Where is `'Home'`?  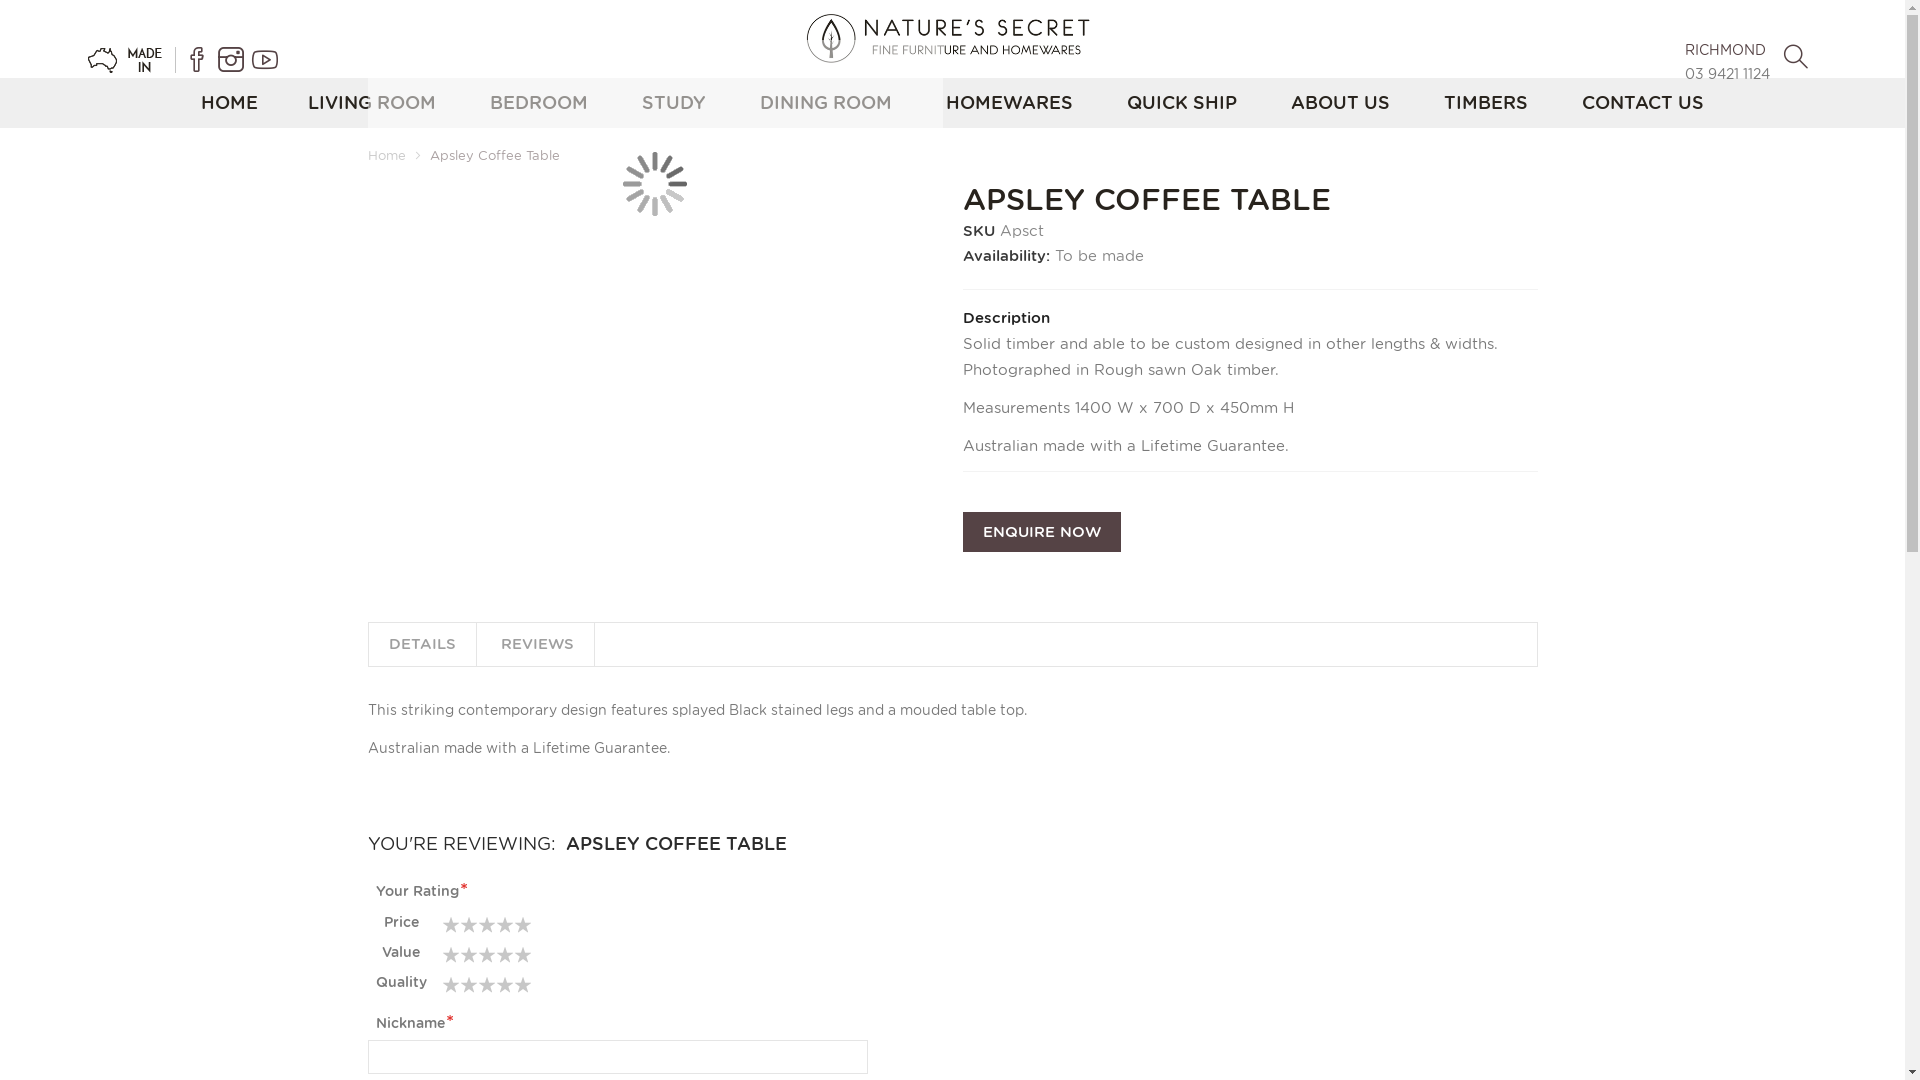
'Home' is located at coordinates (387, 154).